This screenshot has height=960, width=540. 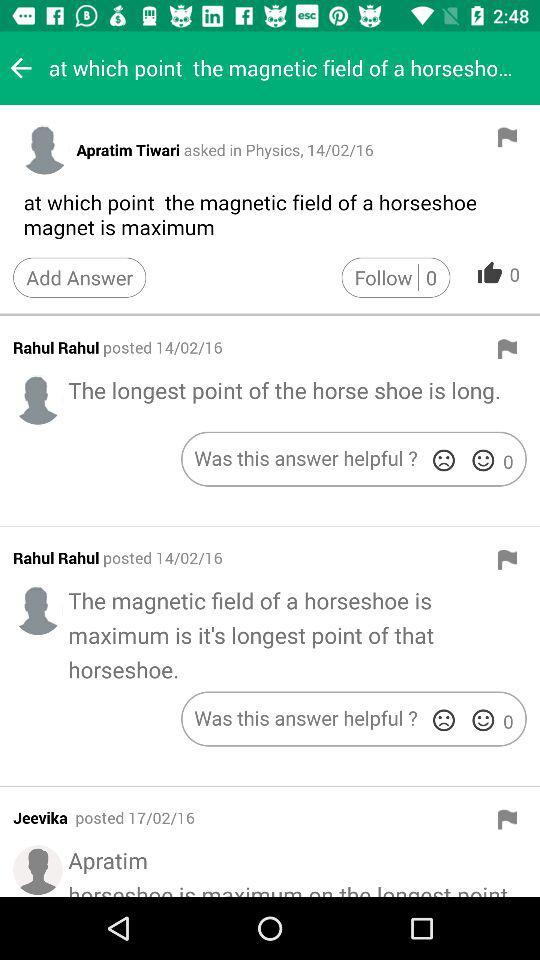 What do you see at coordinates (482, 720) in the screenshot?
I see `favorite` at bounding box center [482, 720].